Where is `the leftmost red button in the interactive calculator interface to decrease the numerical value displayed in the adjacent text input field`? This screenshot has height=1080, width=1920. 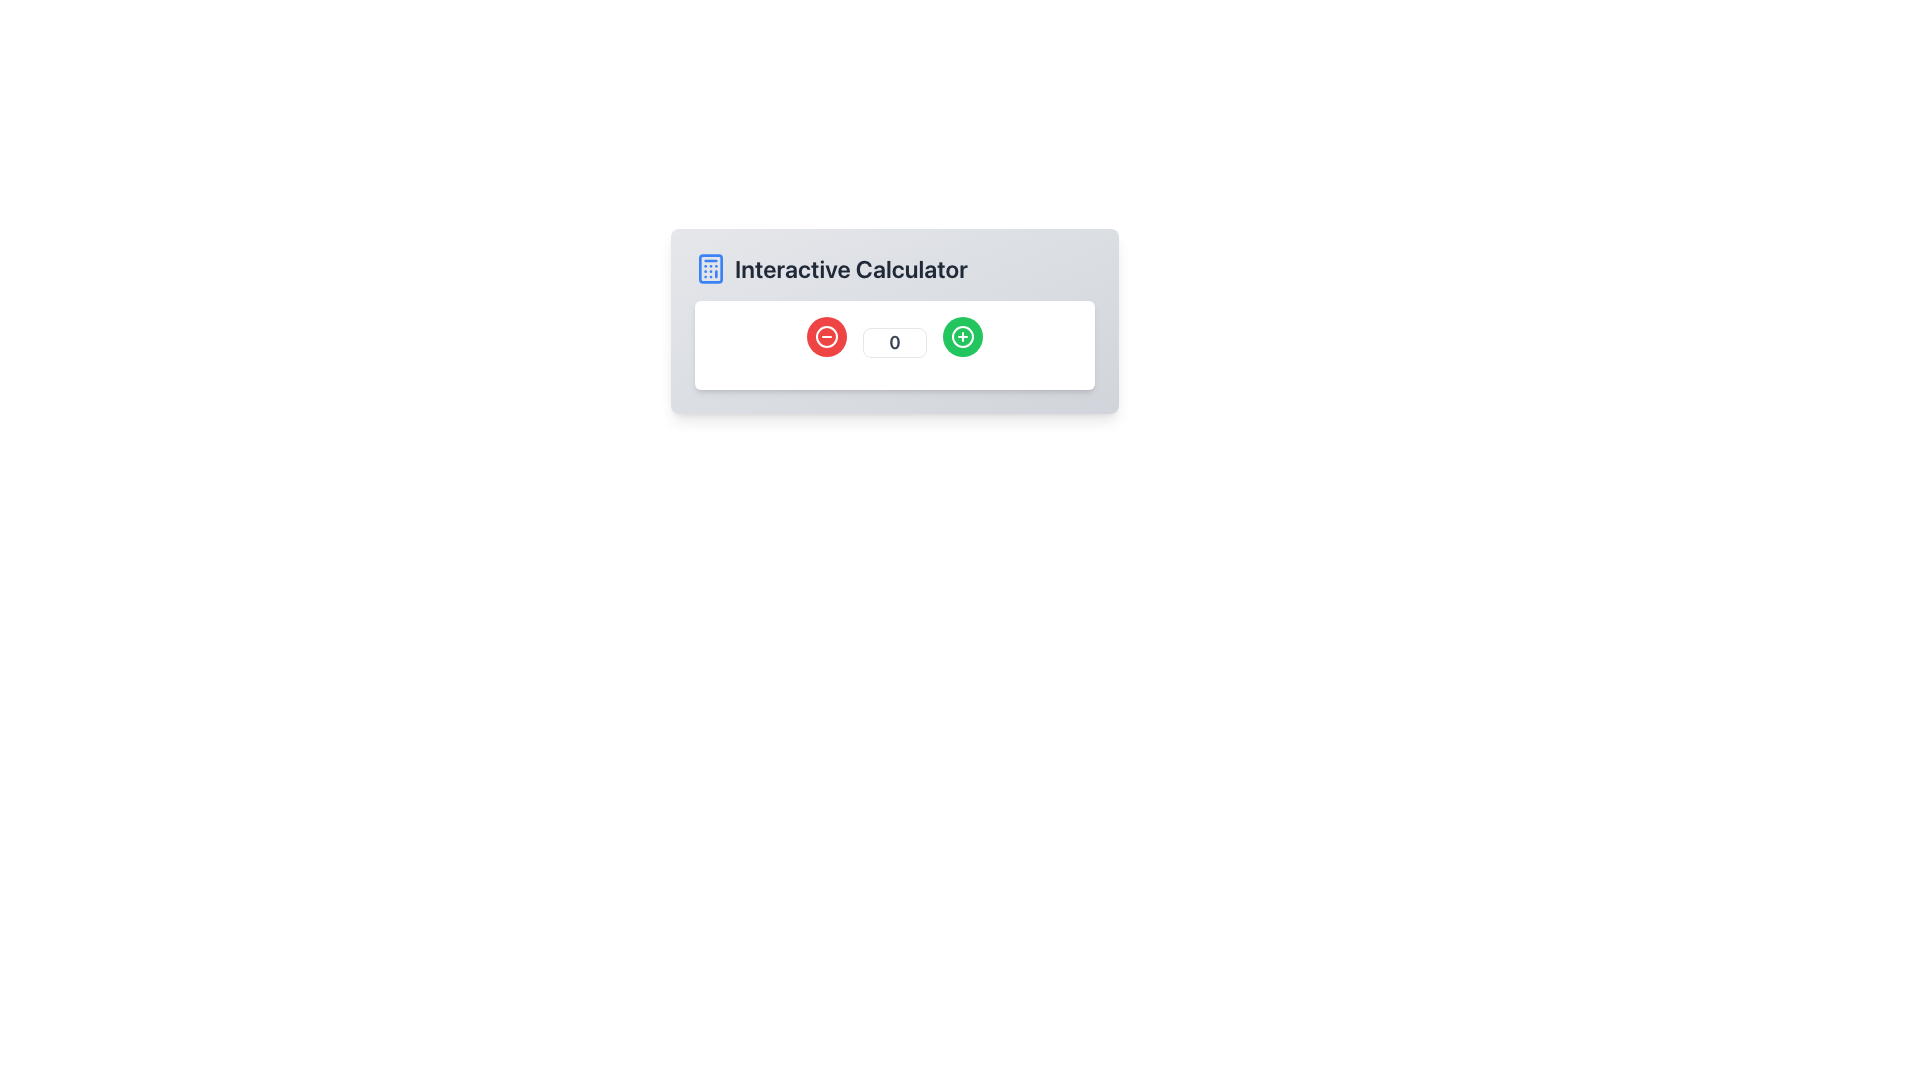 the leftmost red button in the interactive calculator interface to decrease the numerical value displayed in the adjacent text input field is located at coordinates (826, 335).